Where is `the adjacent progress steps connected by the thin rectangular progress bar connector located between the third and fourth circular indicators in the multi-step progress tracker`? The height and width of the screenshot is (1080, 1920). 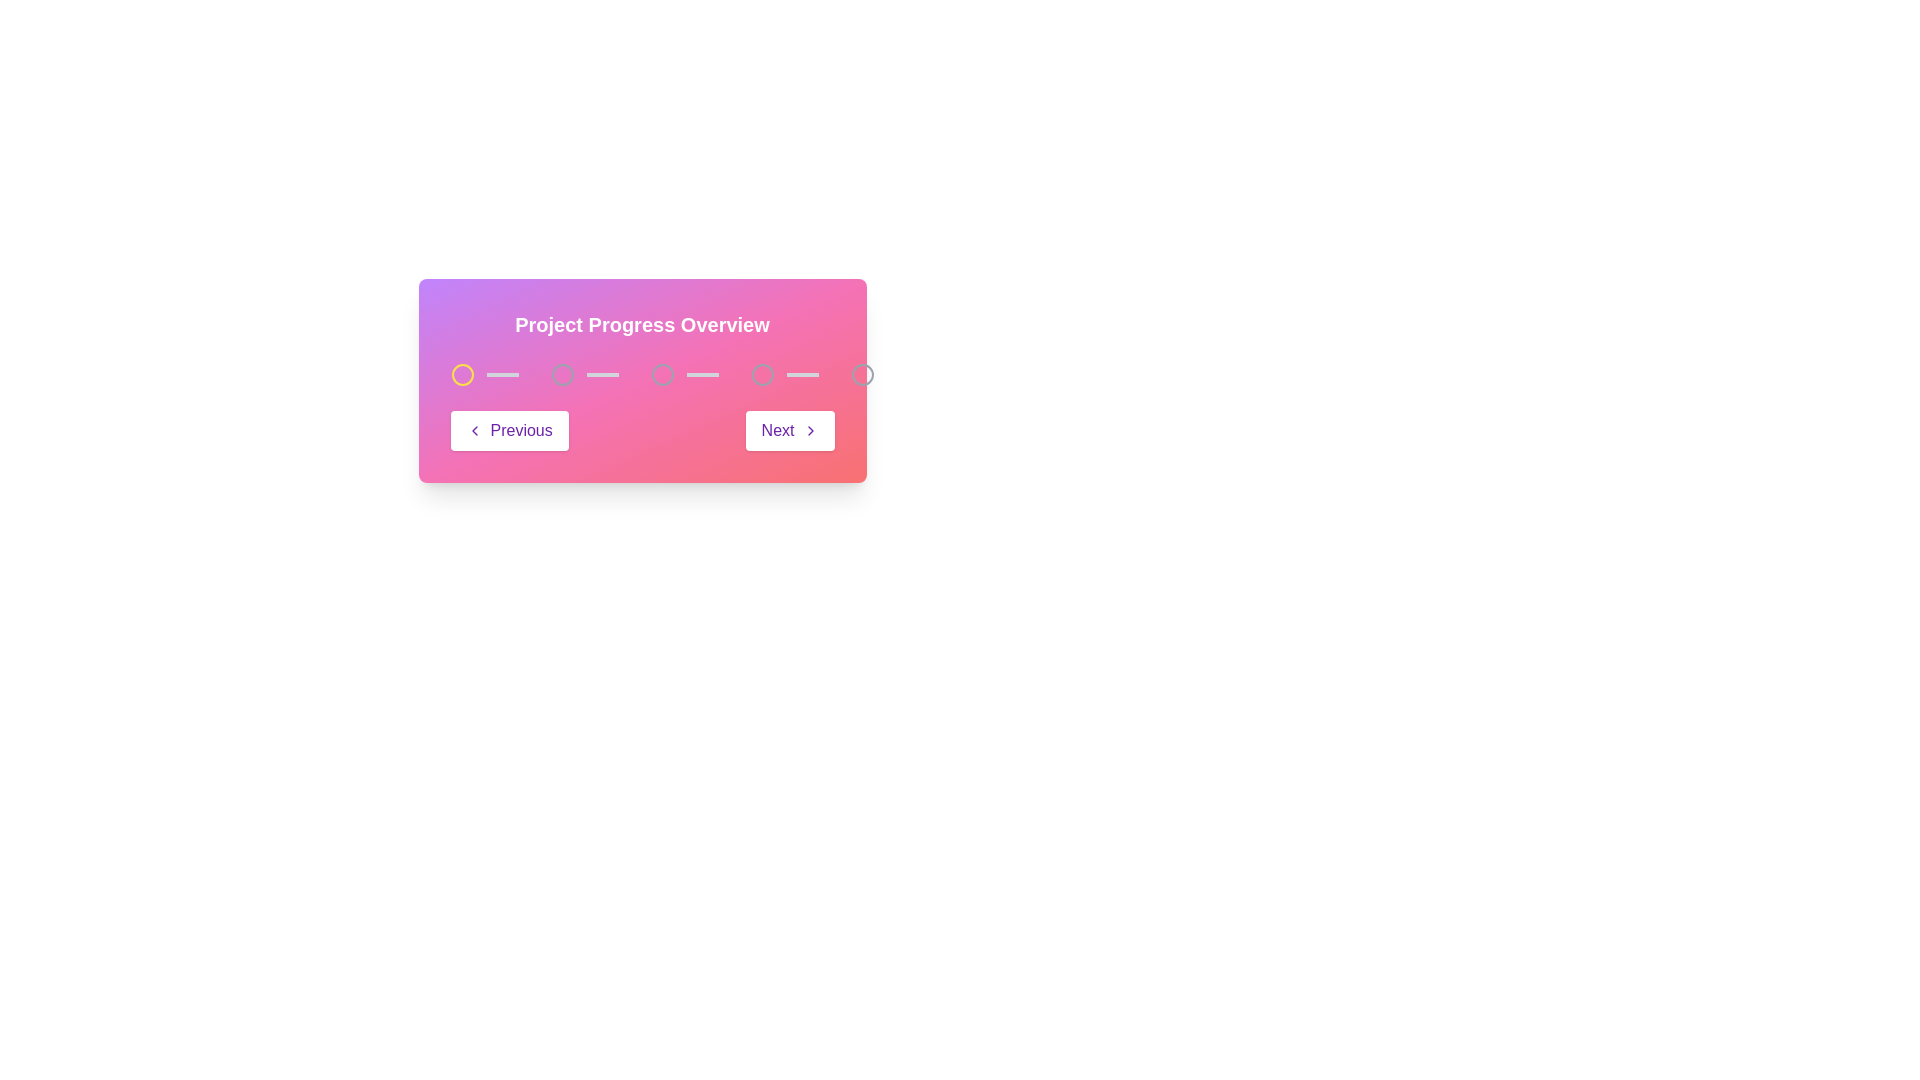 the adjacent progress steps connected by the thin rectangular progress bar connector located between the third and fourth circular indicators in the multi-step progress tracker is located at coordinates (702, 374).